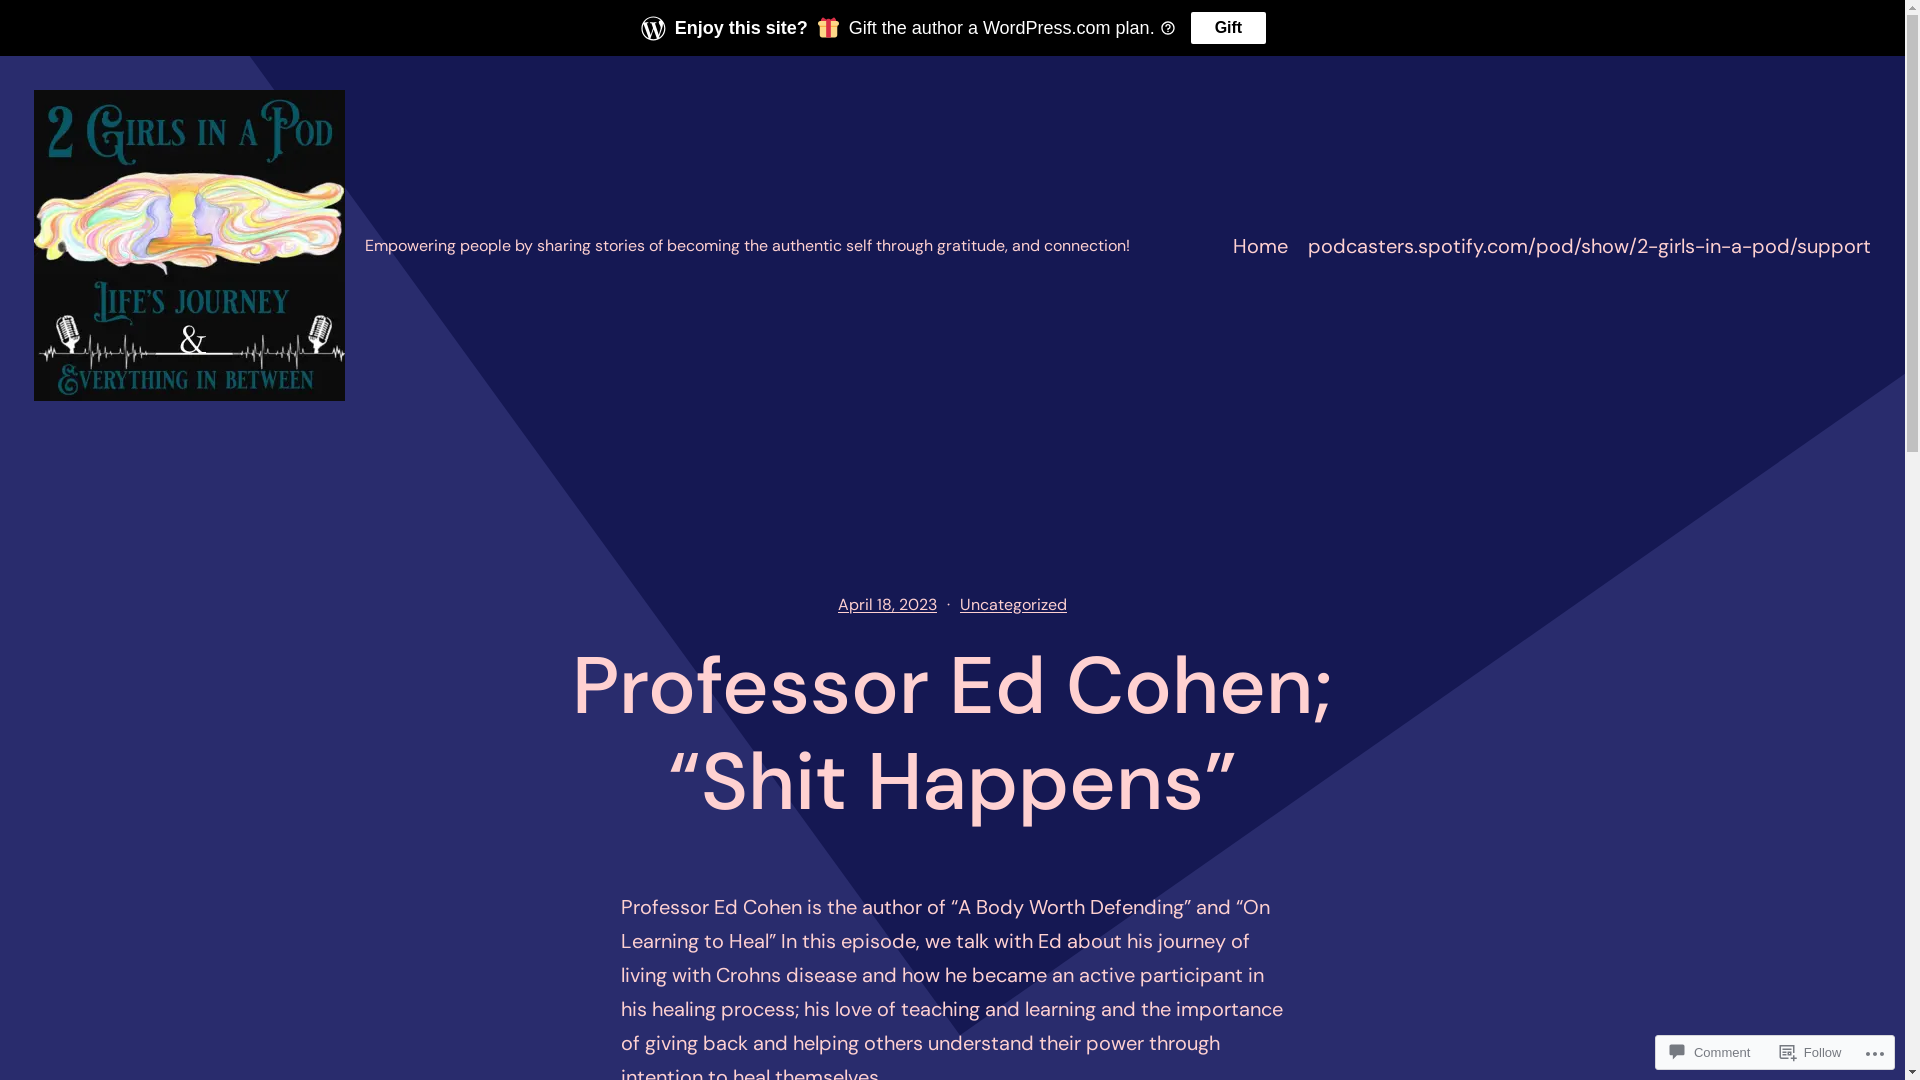 The width and height of the screenshot is (1920, 1080). Describe the element at coordinates (1810, 1051) in the screenshot. I see `'Follow'` at that location.